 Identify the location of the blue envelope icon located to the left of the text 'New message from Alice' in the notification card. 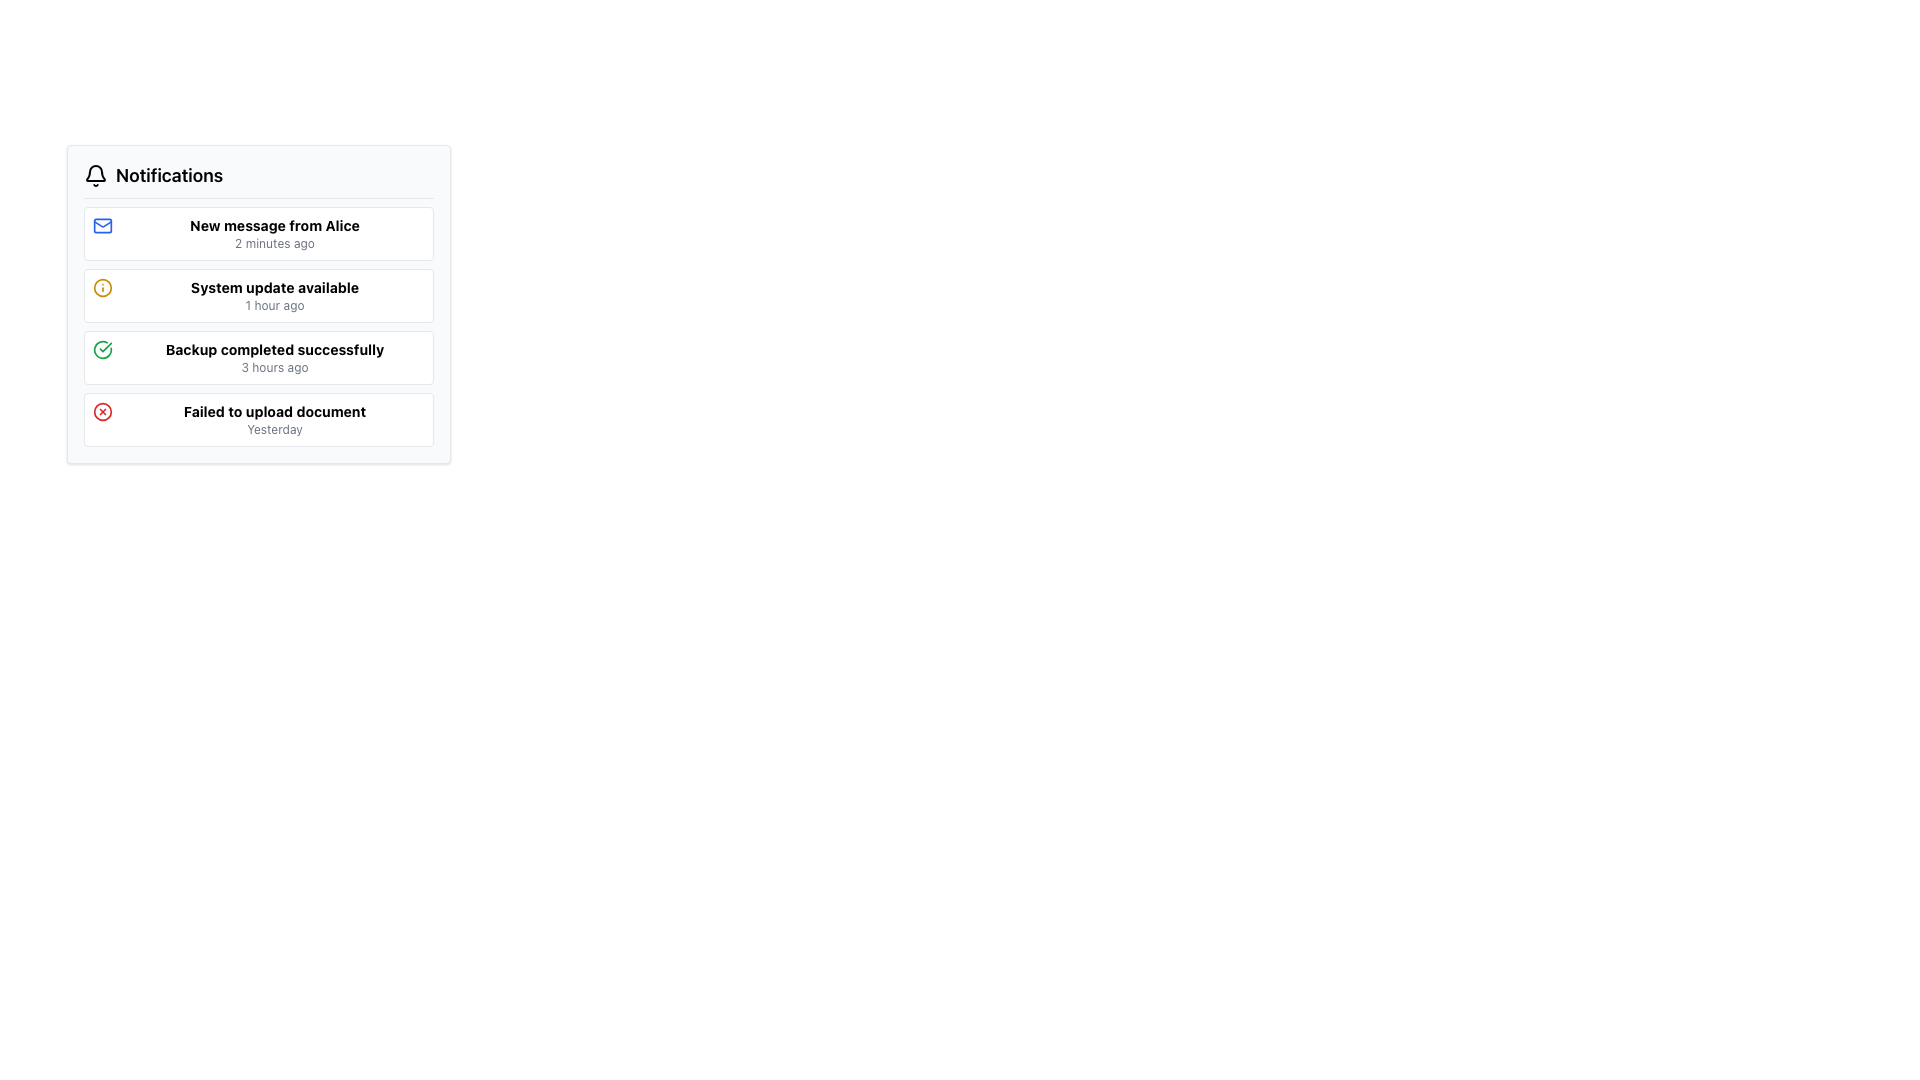
(101, 225).